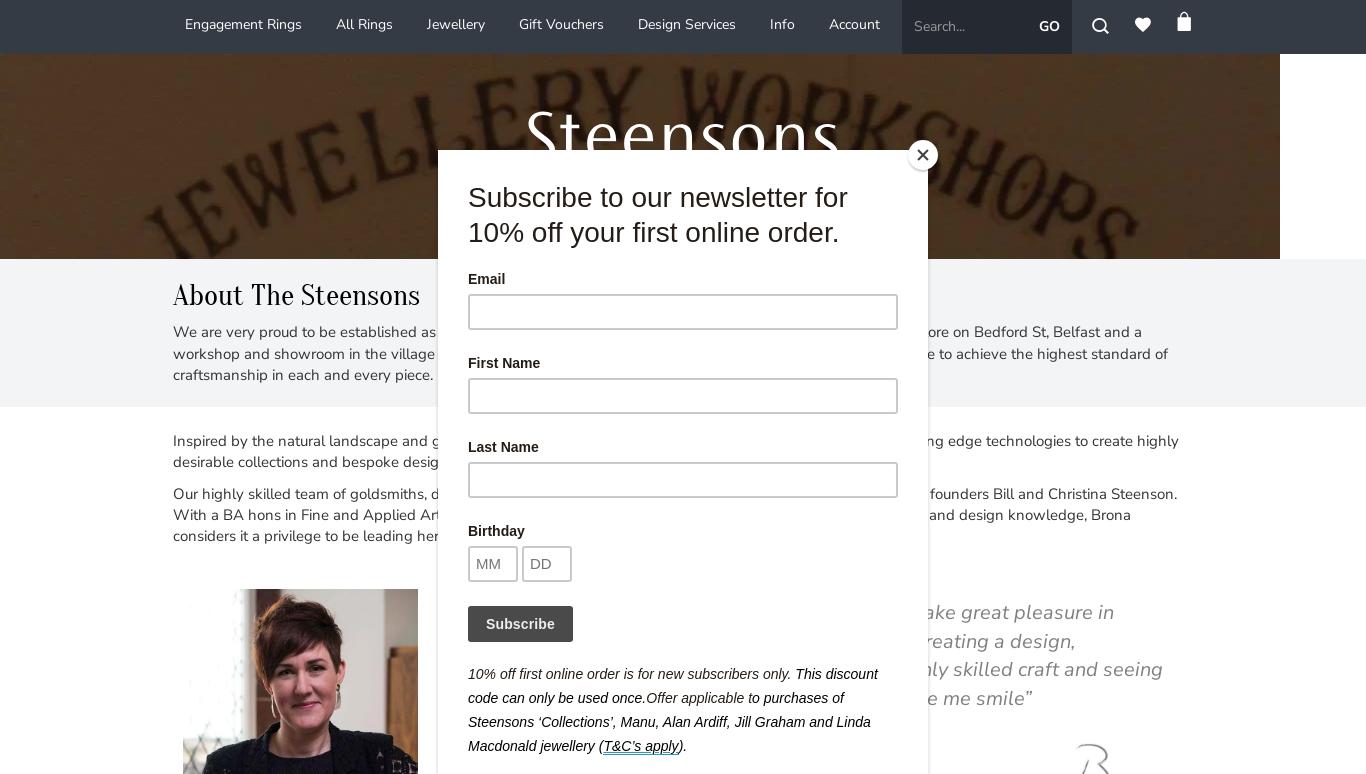 The height and width of the screenshot is (774, 1366). Describe the element at coordinates (363, 24) in the screenshot. I see `'All Rings'` at that location.